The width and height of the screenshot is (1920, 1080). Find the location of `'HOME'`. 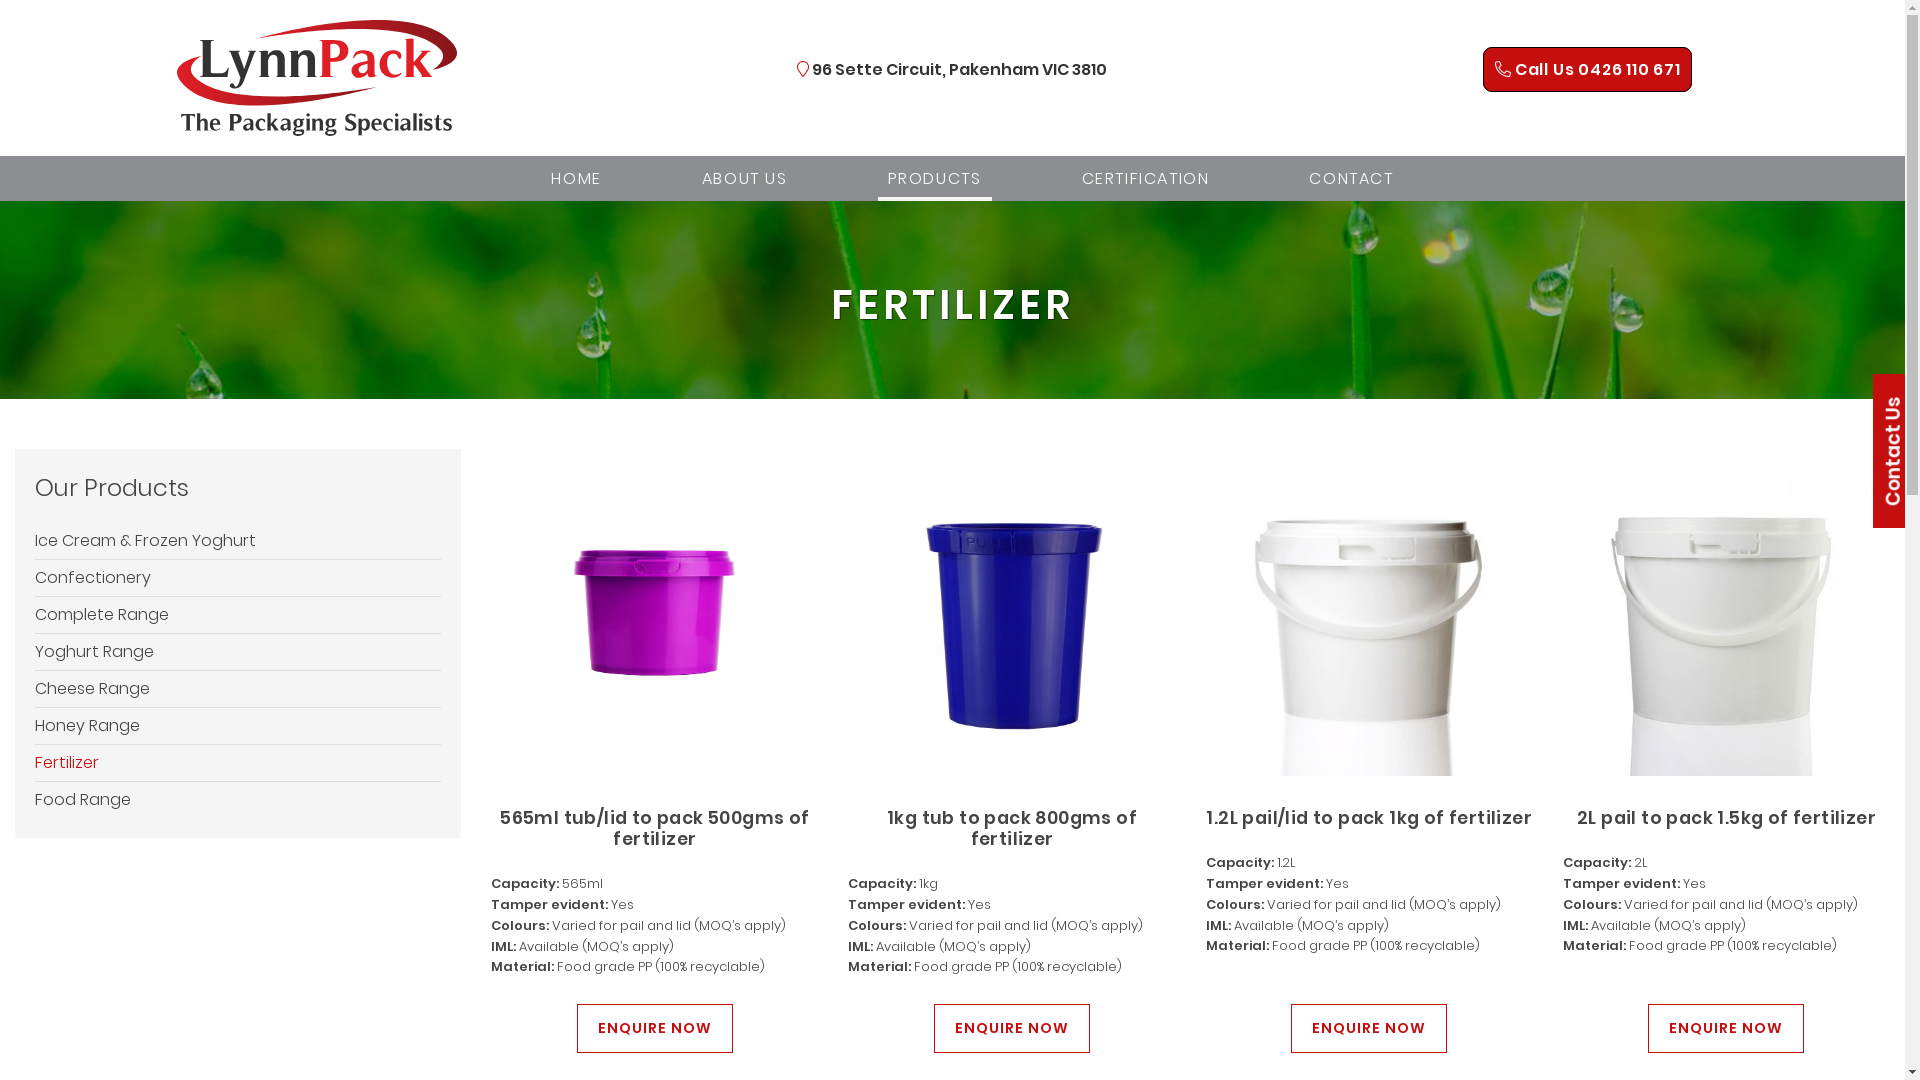

'HOME' is located at coordinates (575, 177).